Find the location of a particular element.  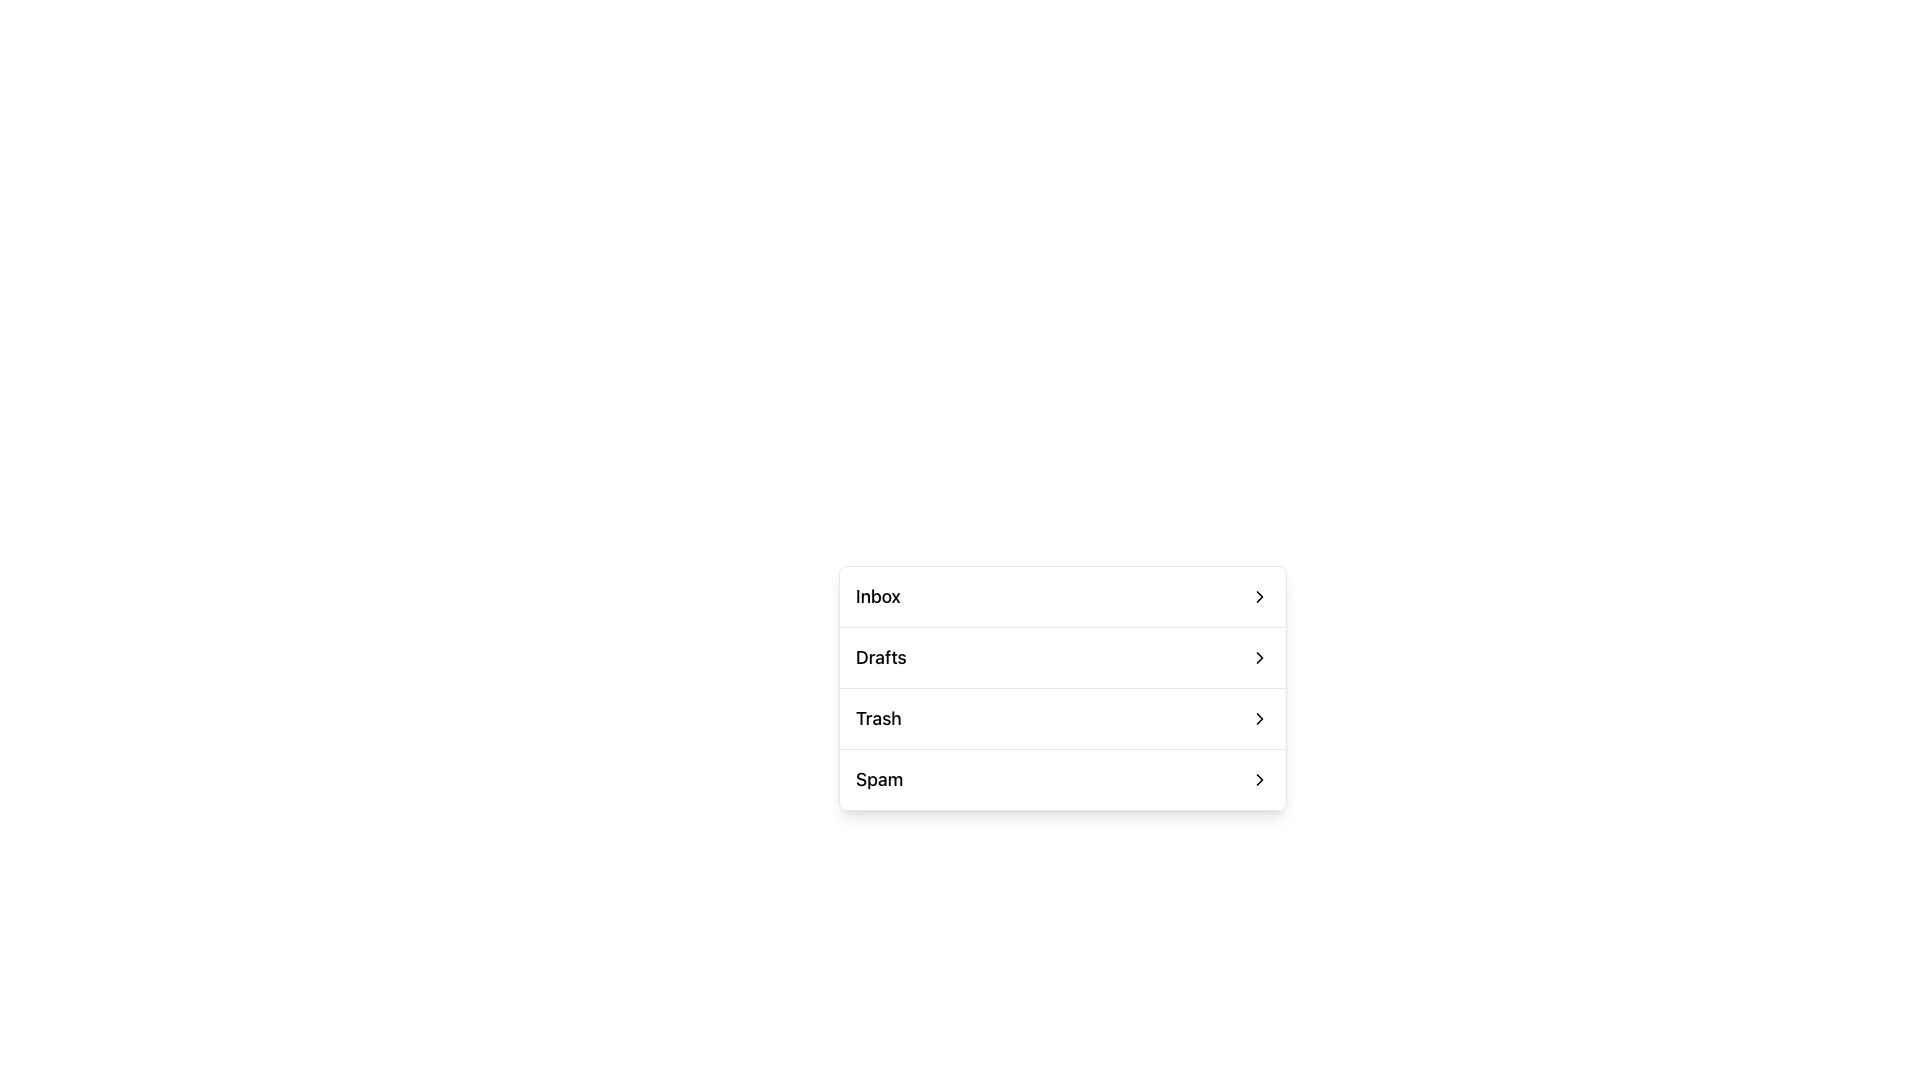

the 'Trash' navigation option in the list is located at coordinates (1061, 717).